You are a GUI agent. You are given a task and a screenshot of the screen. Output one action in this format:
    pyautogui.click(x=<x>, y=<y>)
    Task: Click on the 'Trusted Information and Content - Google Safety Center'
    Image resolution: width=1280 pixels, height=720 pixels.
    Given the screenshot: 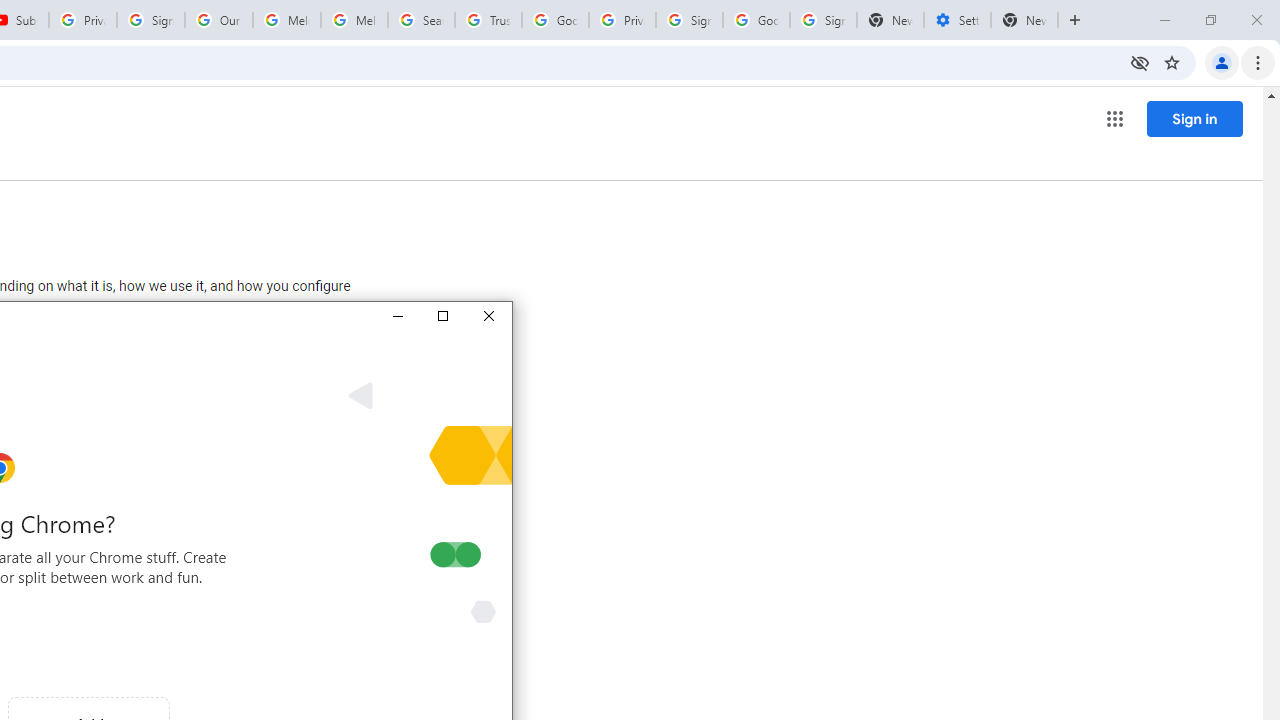 What is the action you would take?
    pyautogui.click(x=488, y=20)
    